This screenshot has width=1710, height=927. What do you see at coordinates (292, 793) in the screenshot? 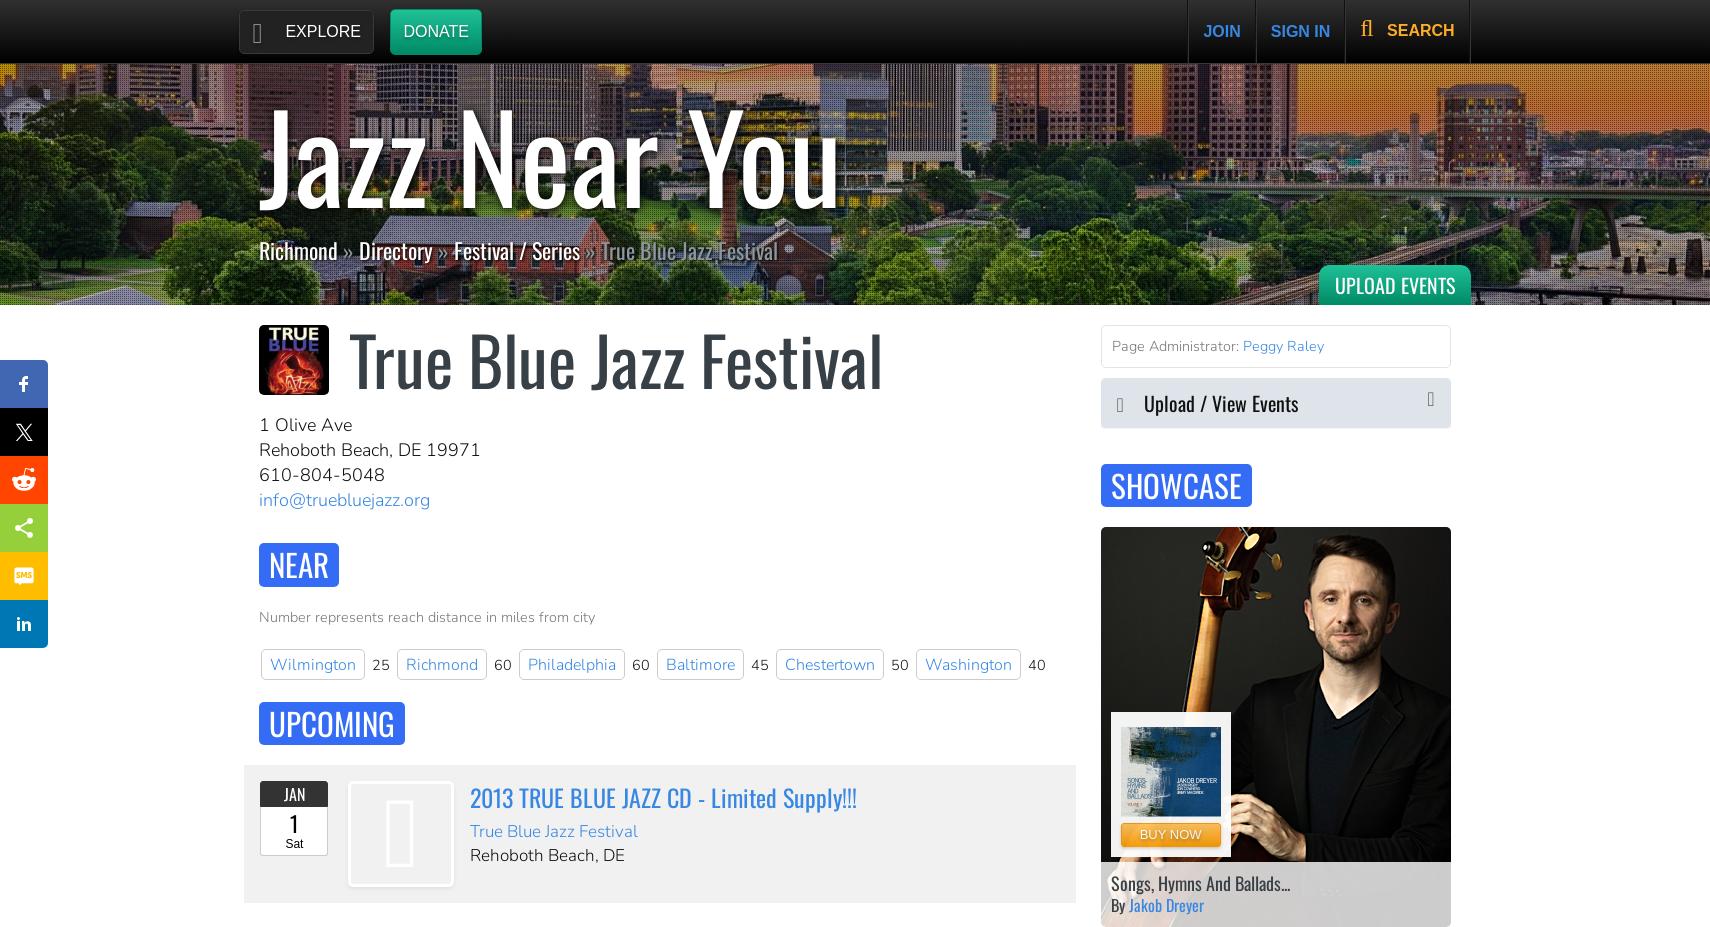
I see `'Jan'` at bounding box center [292, 793].